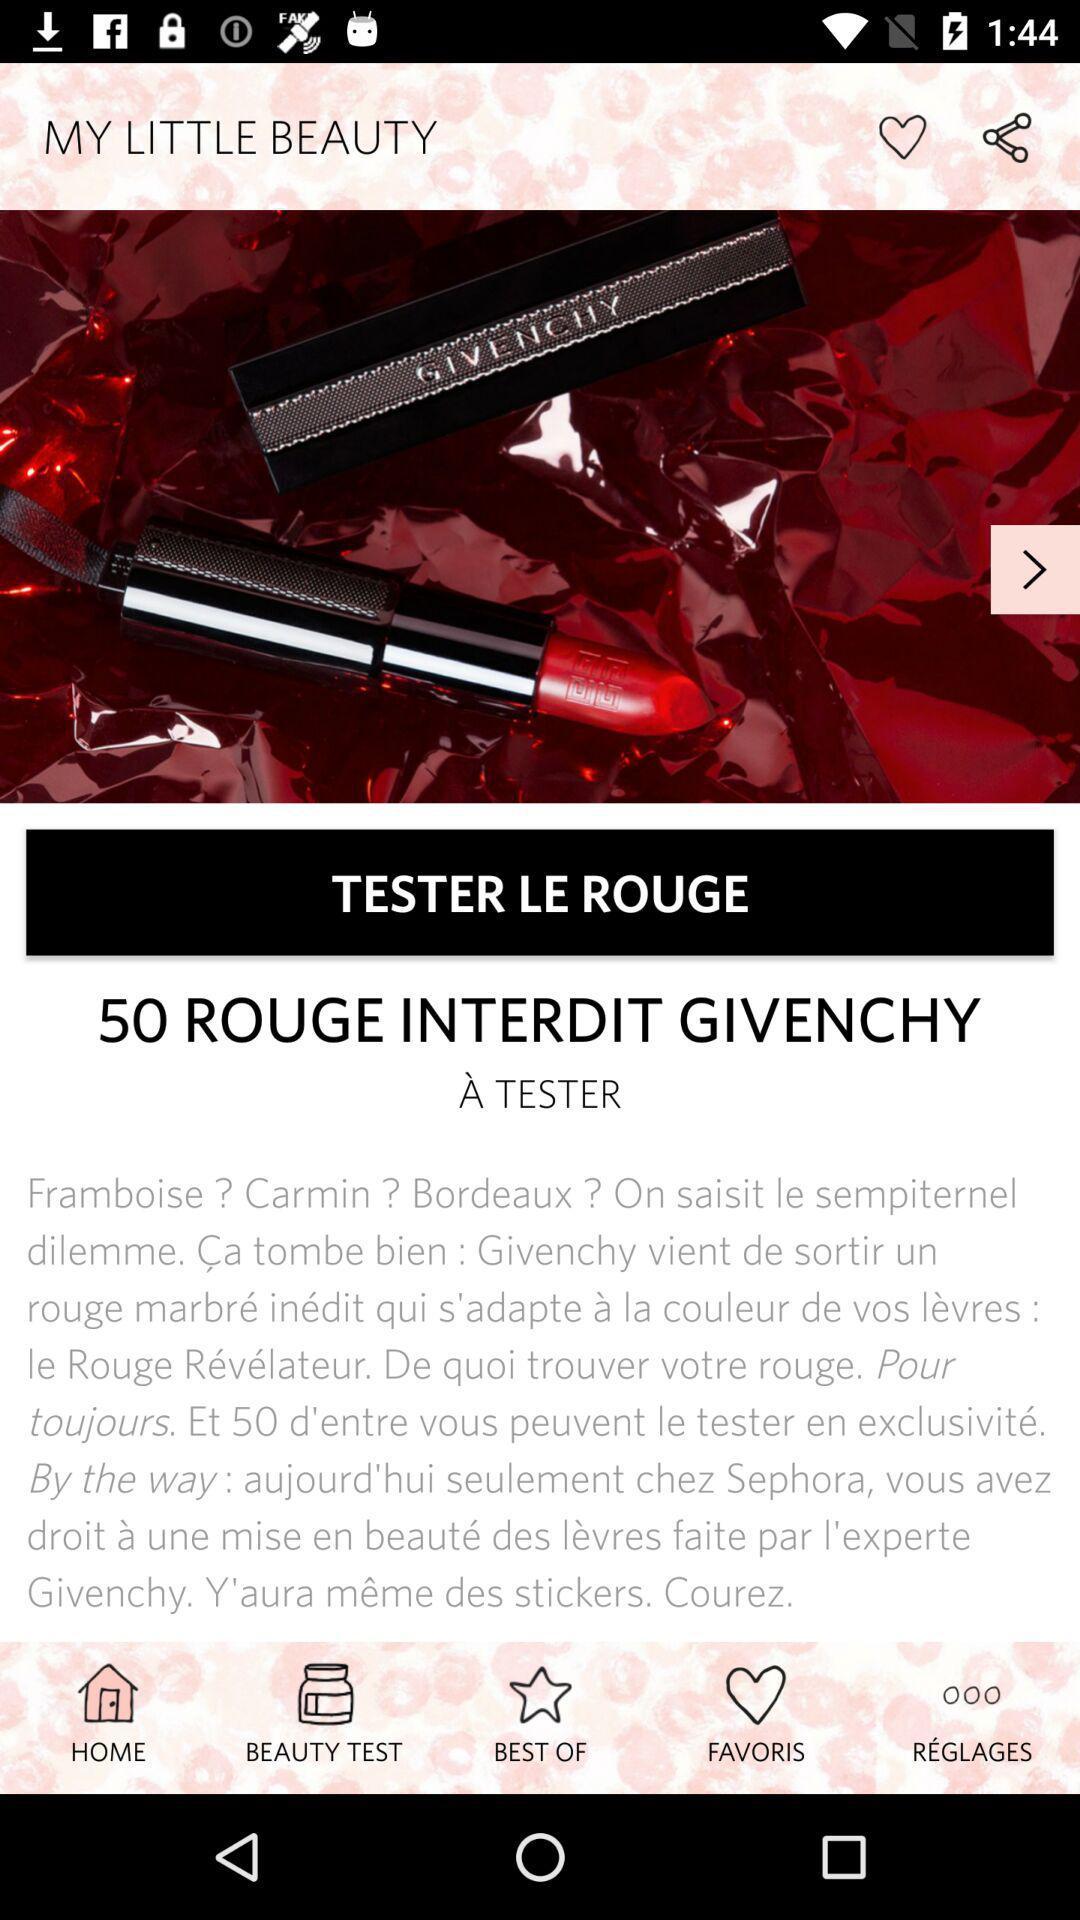  What do you see at coordinates (540, 891) in the screenshot?
I see `tester le rouge item` at bounding box center [540, 891].